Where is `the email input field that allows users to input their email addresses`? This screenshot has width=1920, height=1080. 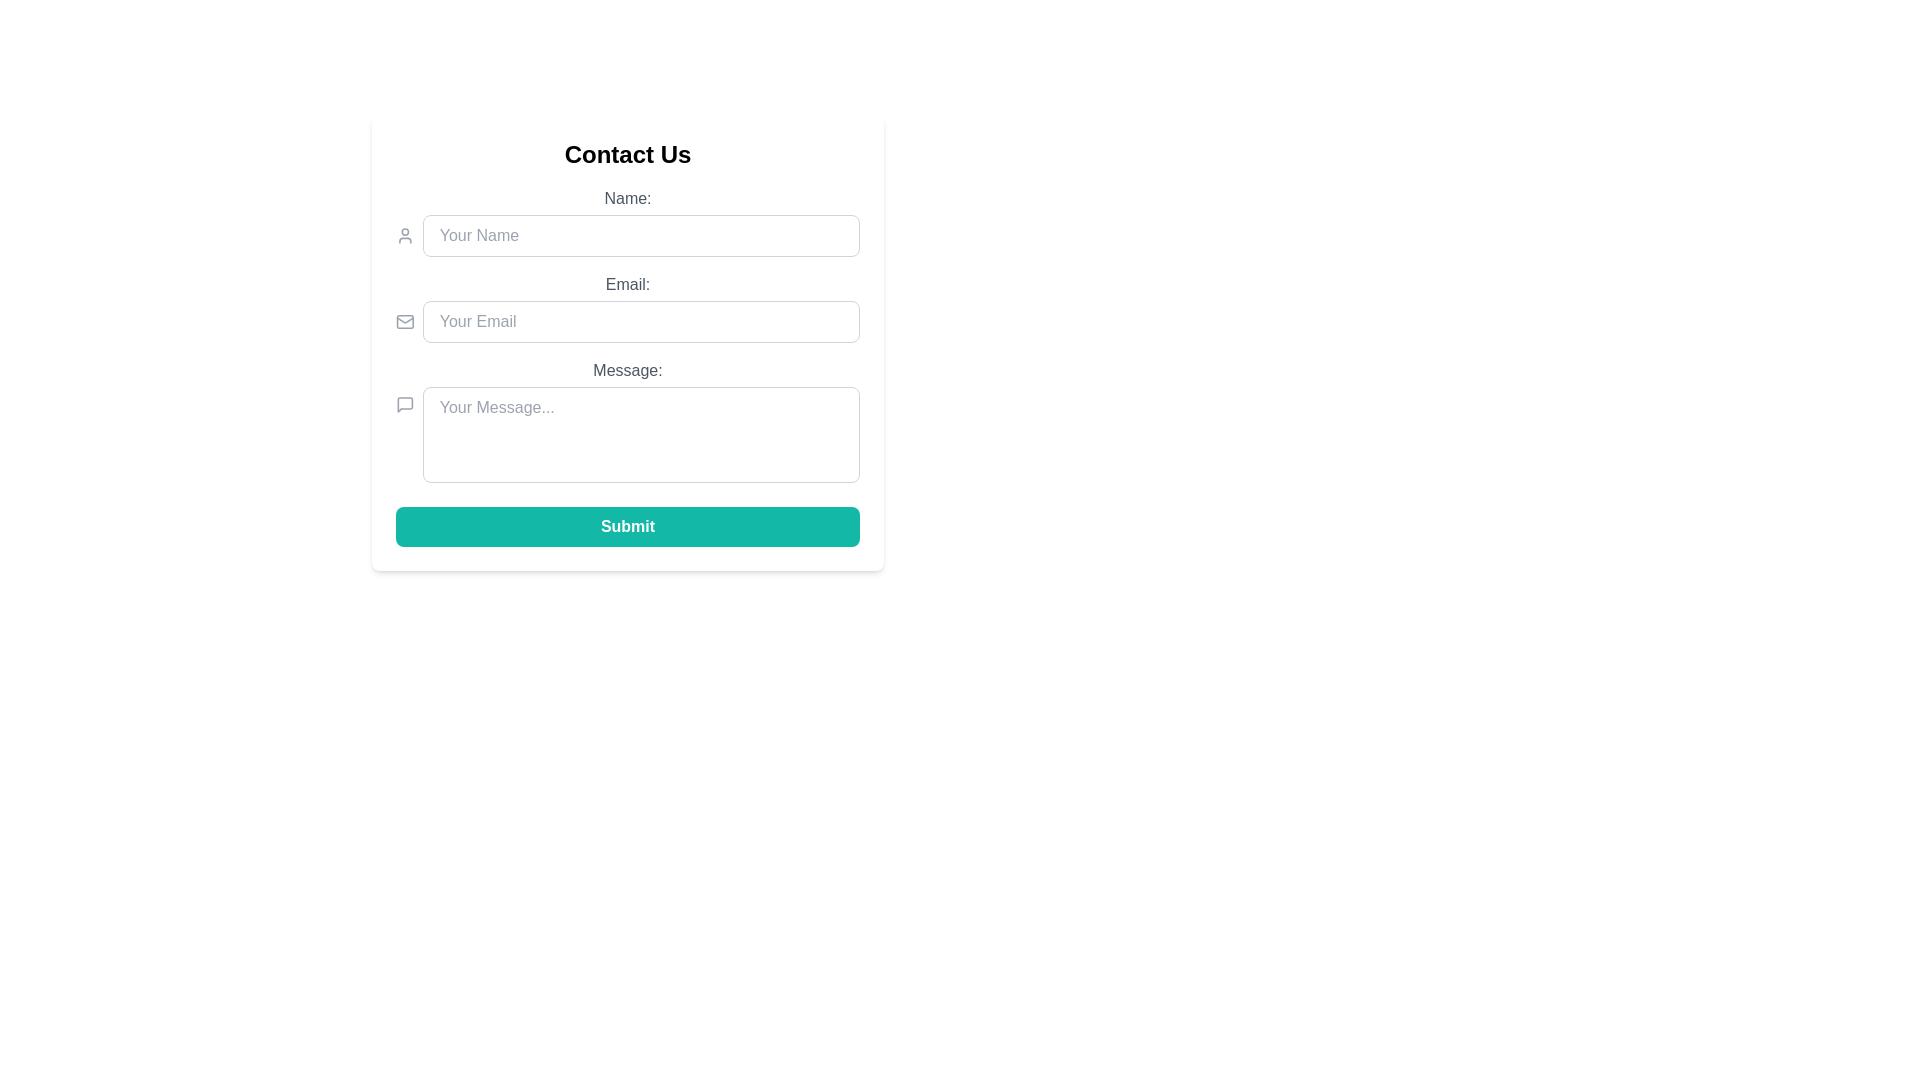
the email input field that allows users to input their email addresses is located at coordinates (641, 320).